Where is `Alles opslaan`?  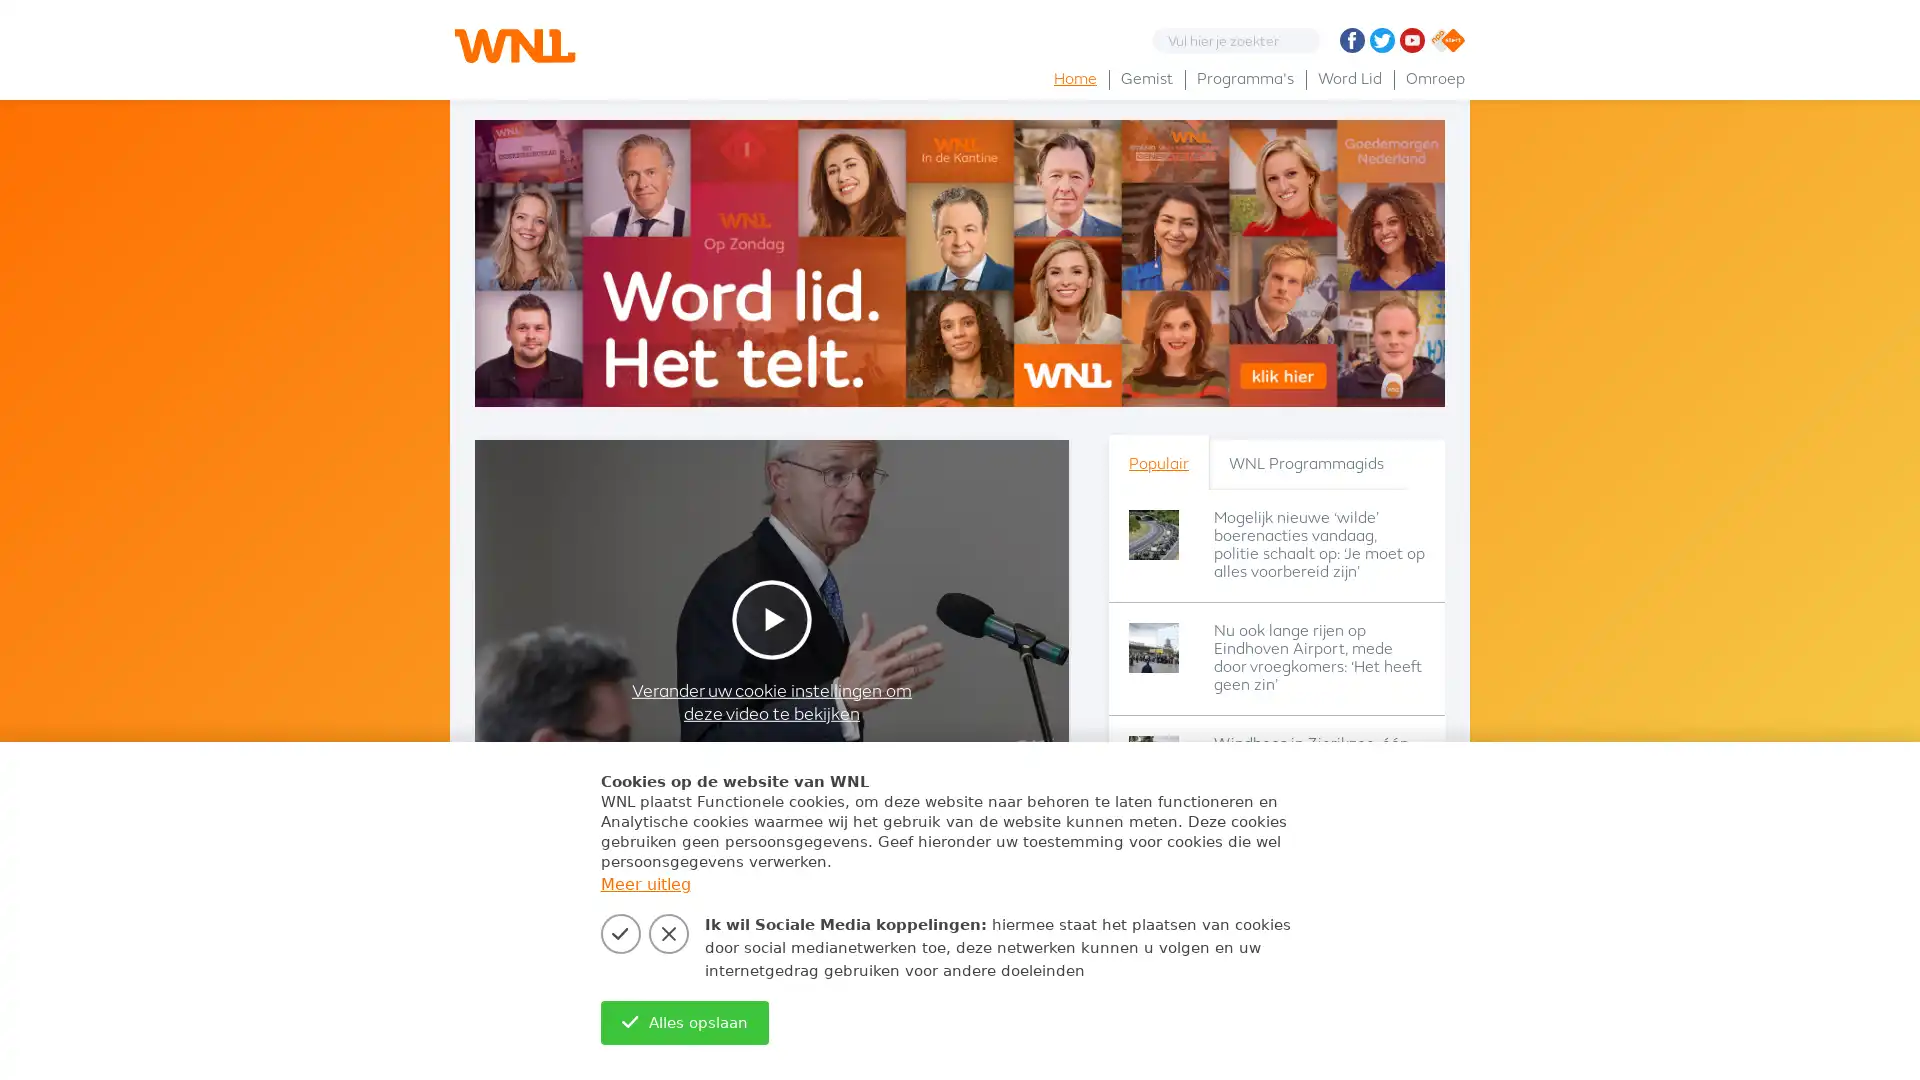 Alles opslaan is located at coordinates (684, 1022).